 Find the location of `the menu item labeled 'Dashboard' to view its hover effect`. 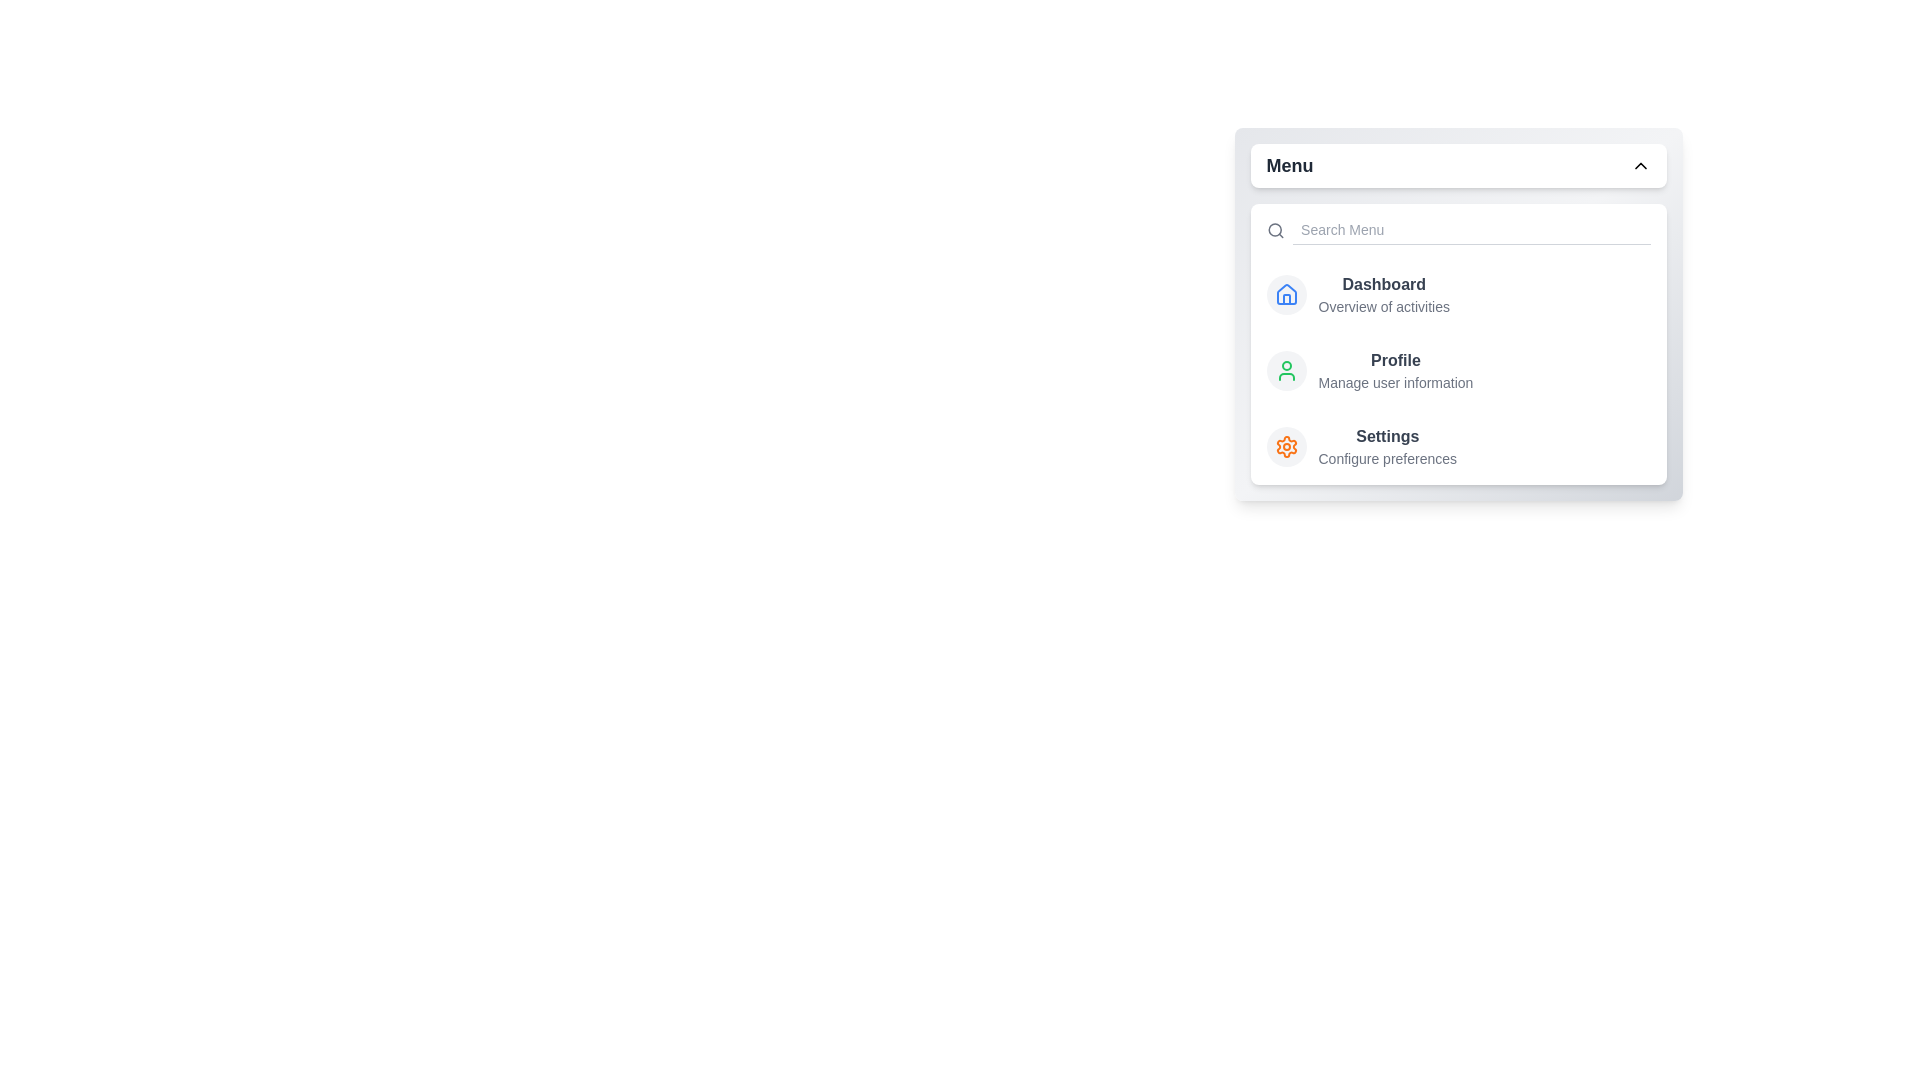

the menu item labeled 'Dashboard' to view its hover effect is located at coordinates (1286, 294).